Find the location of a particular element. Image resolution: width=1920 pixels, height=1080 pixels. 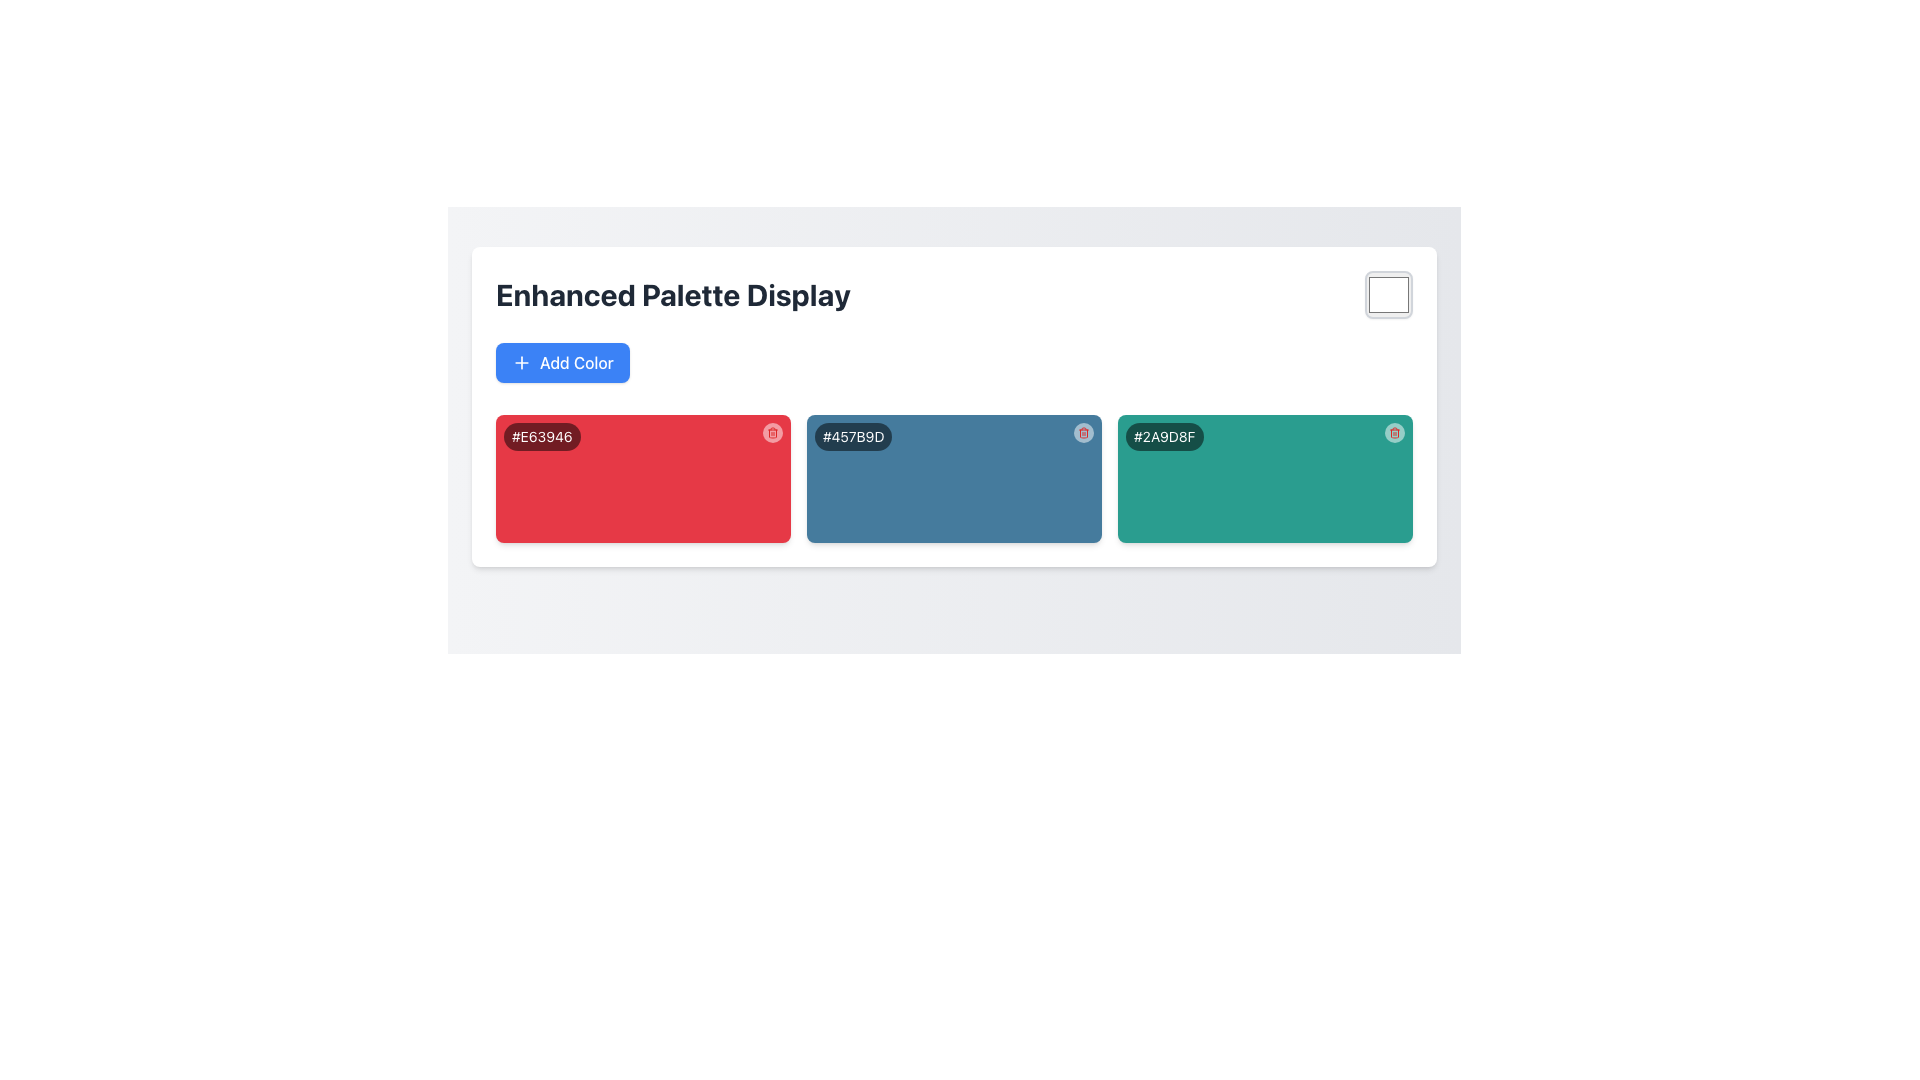

the red circular button with a trash can symbol located in the top-right corner of the green card labeled '#2A9D8F' is located at coordinates (1394, 431).